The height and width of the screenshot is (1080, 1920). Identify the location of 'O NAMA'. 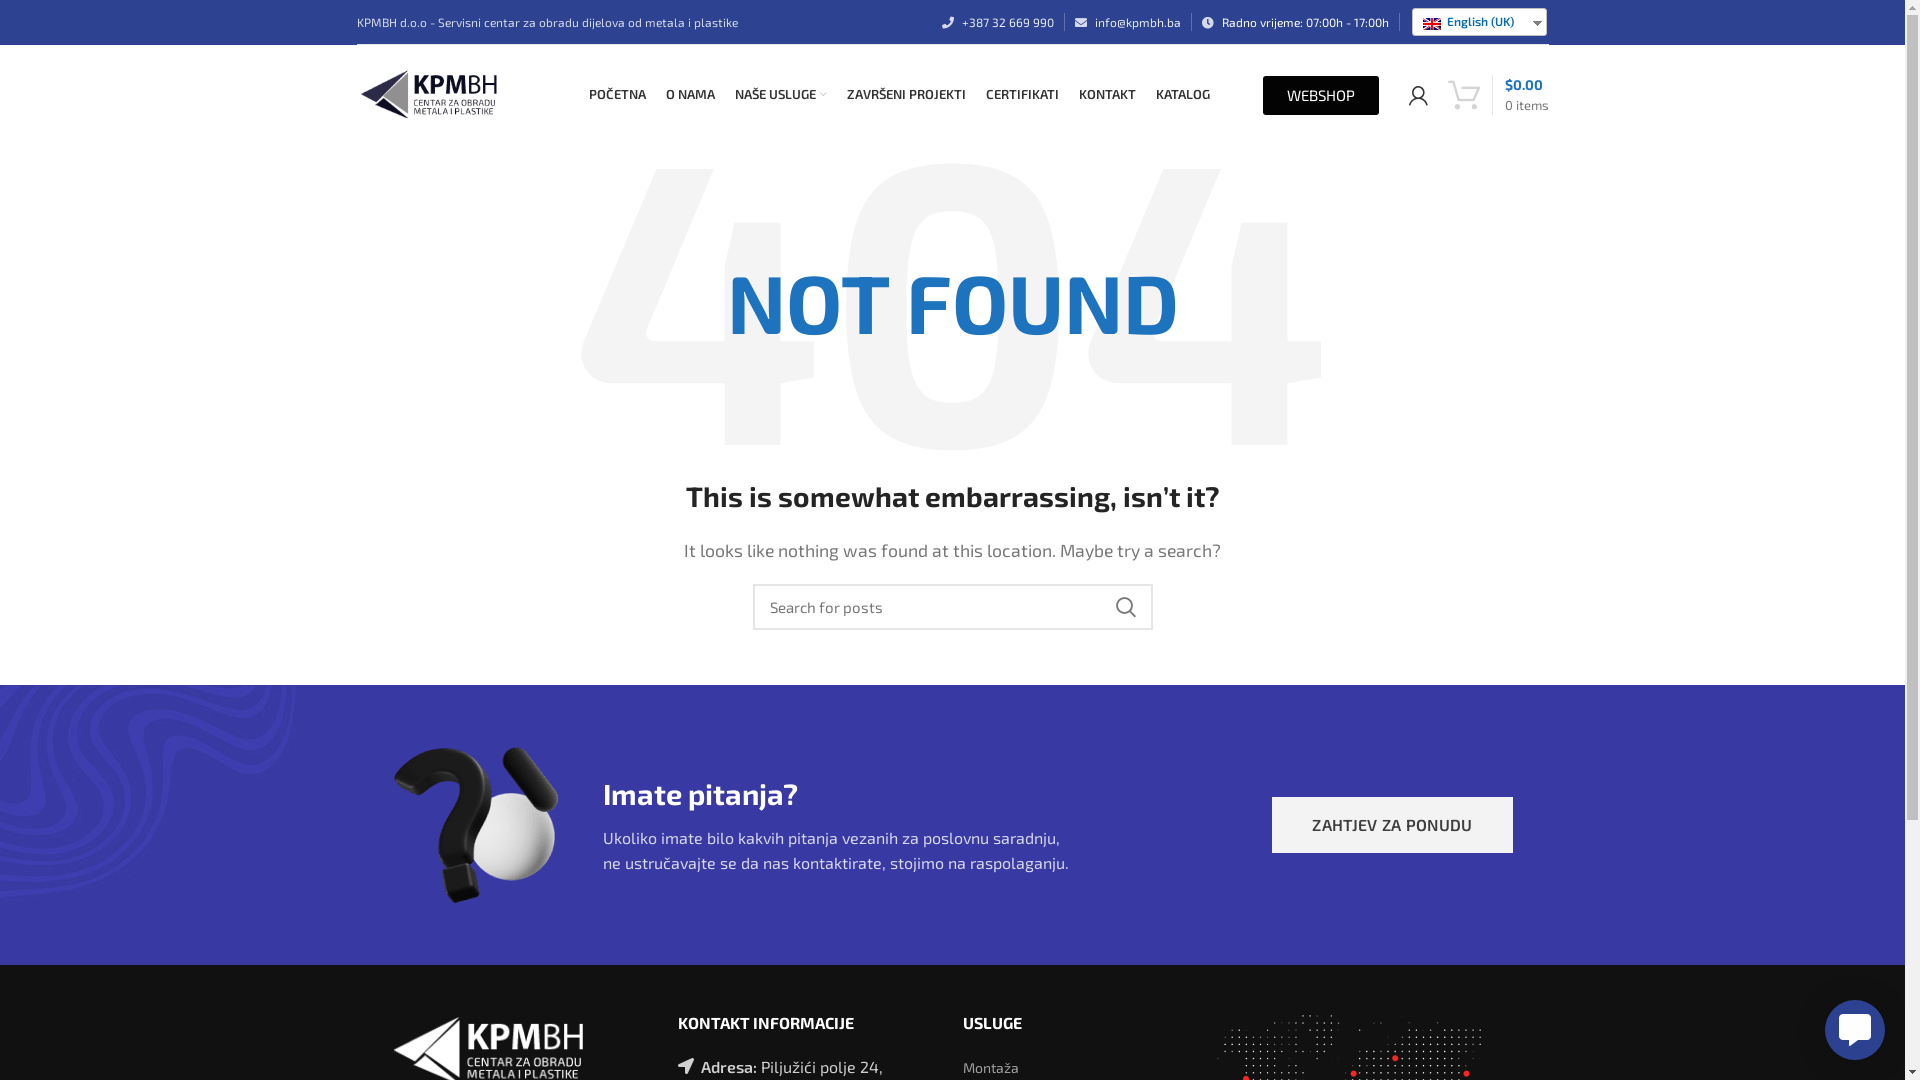
(656, 95).